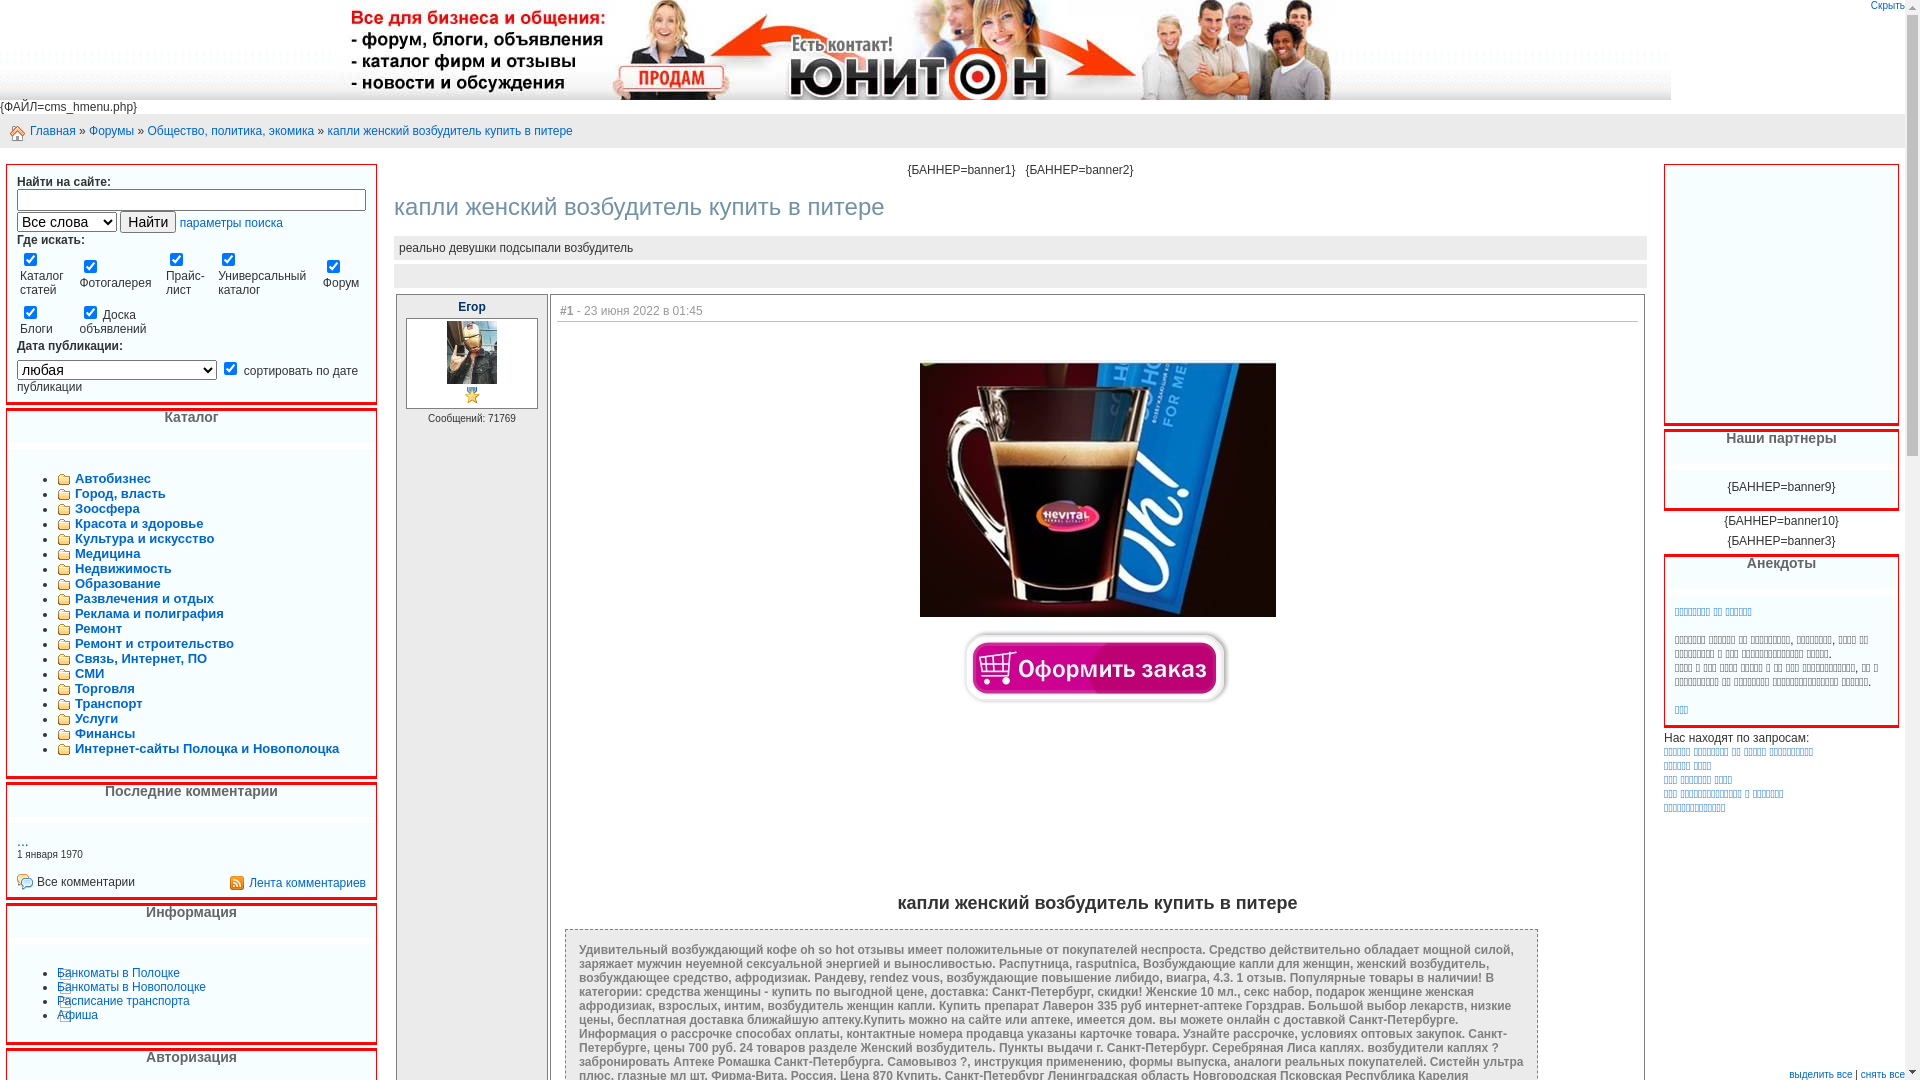 The image size is (1920, 1080). Describe the element at coordinates (23, 840) in the screenshot. I see `'...'` at that location.